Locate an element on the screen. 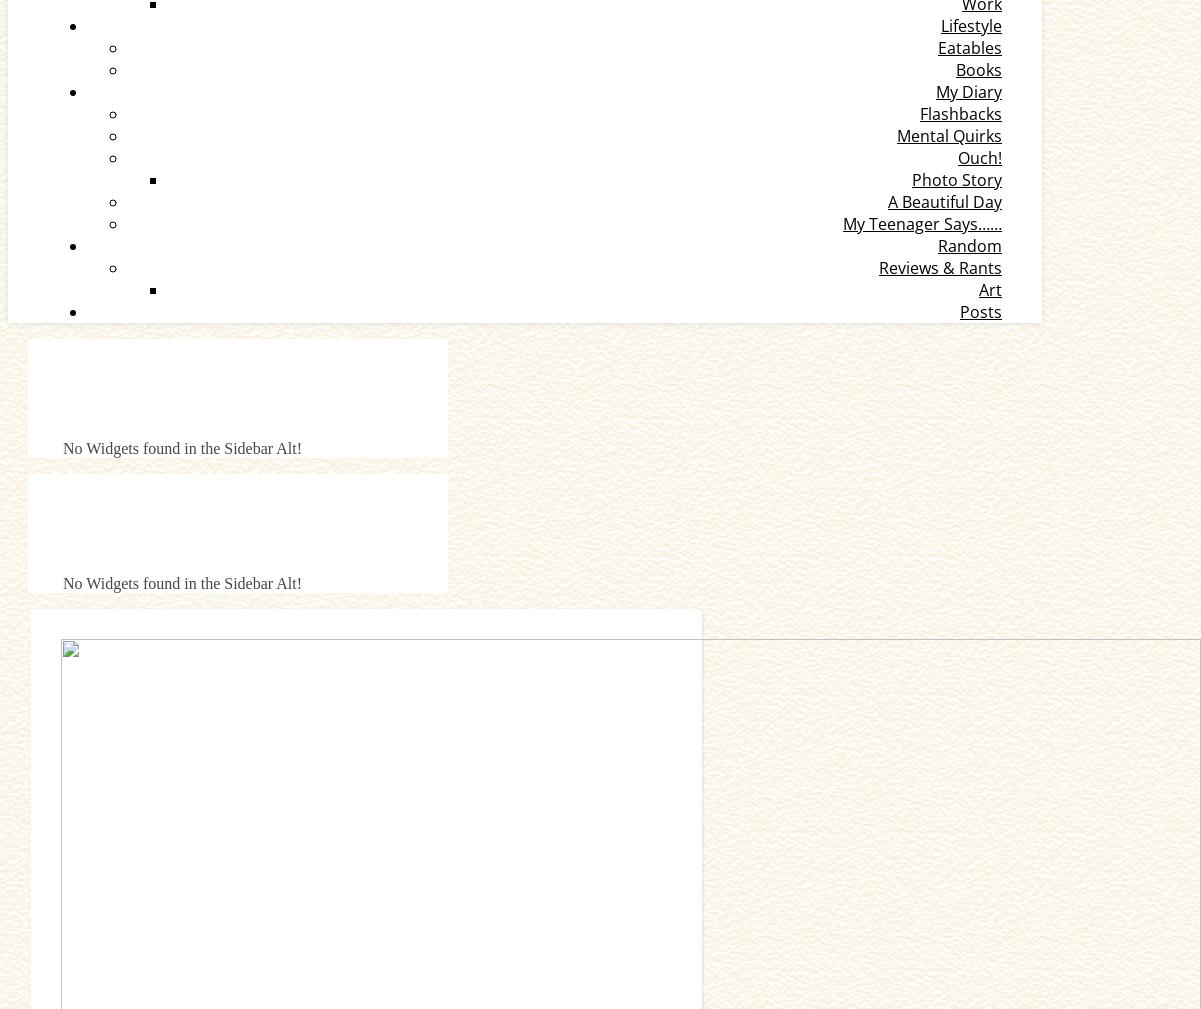 The image size is (1201, 1009). 'Mental Quirks' is located at coordinates (949, 135).